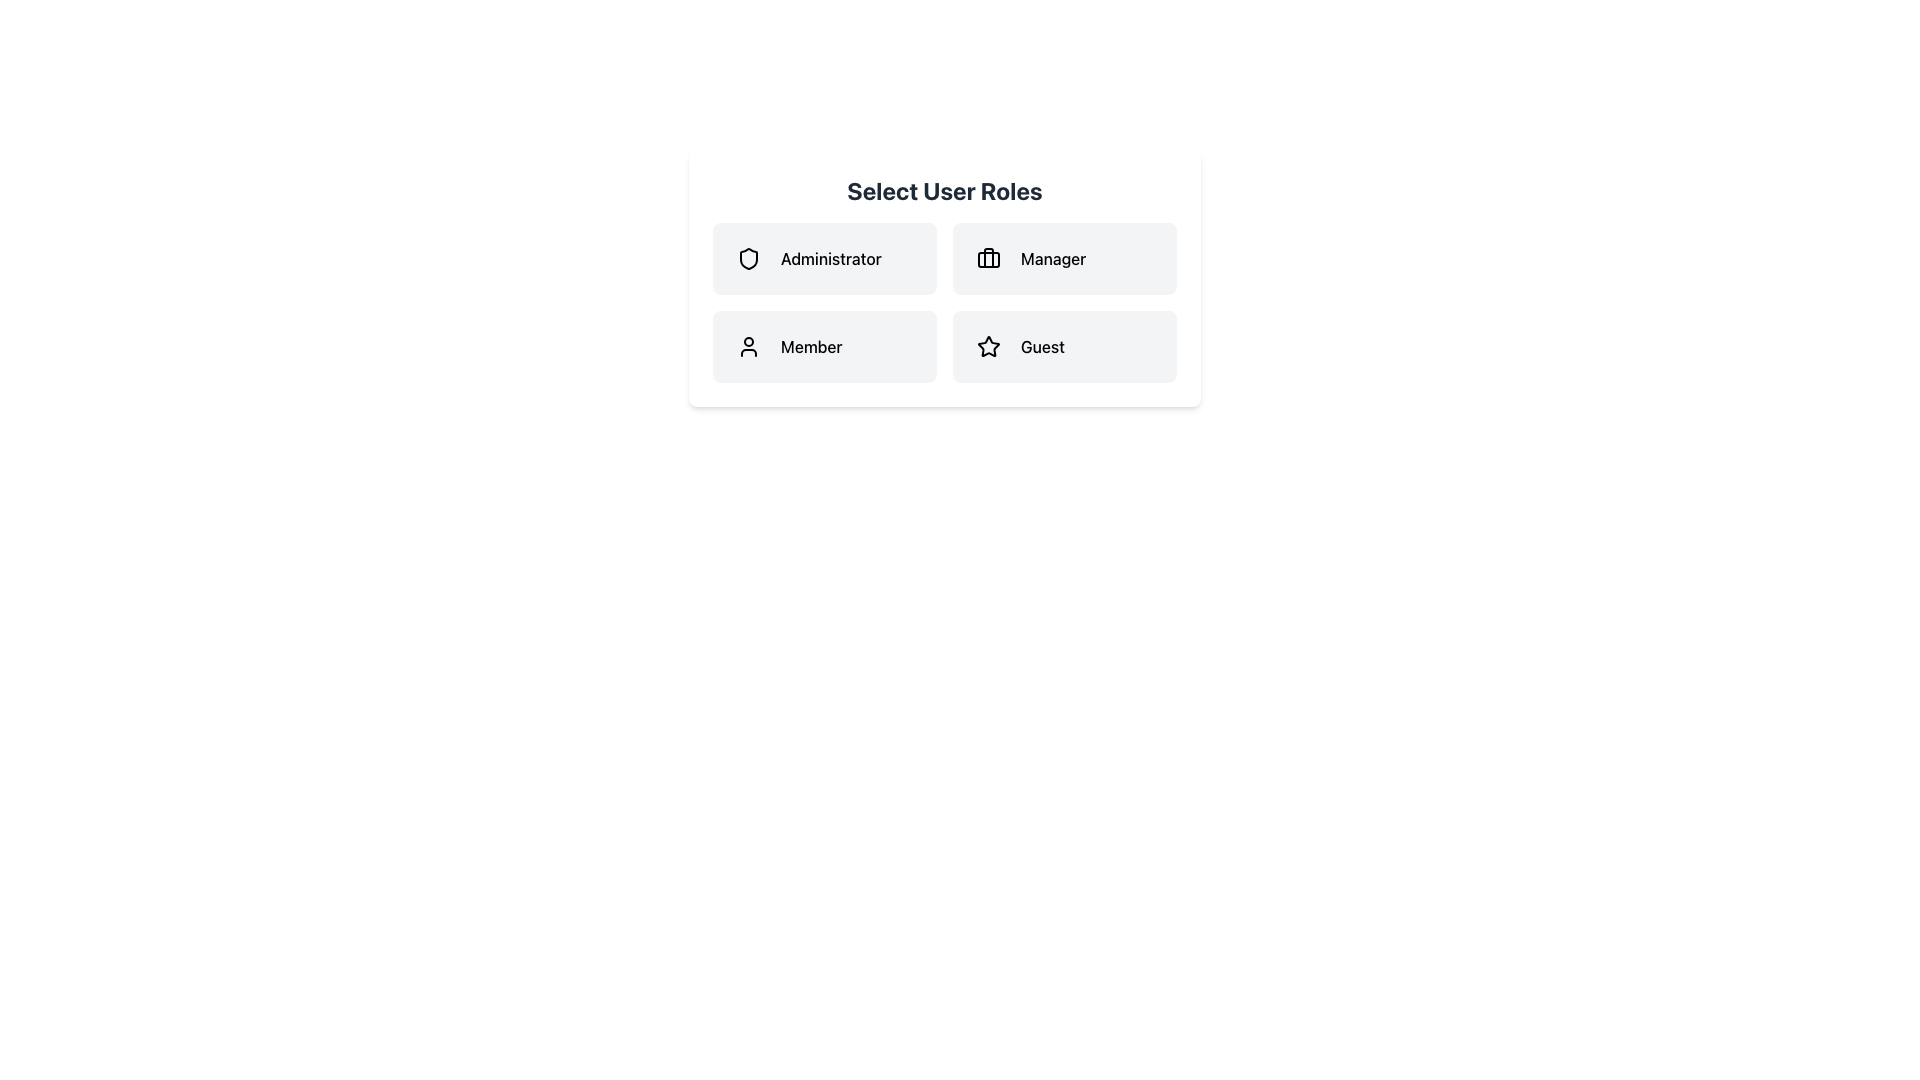 This screenshot has height=1080, width=1920. I want to click on the 'Member' user role label, which is the third sub-element in a 2x2 grid of selectable roles, so click(811, 346).